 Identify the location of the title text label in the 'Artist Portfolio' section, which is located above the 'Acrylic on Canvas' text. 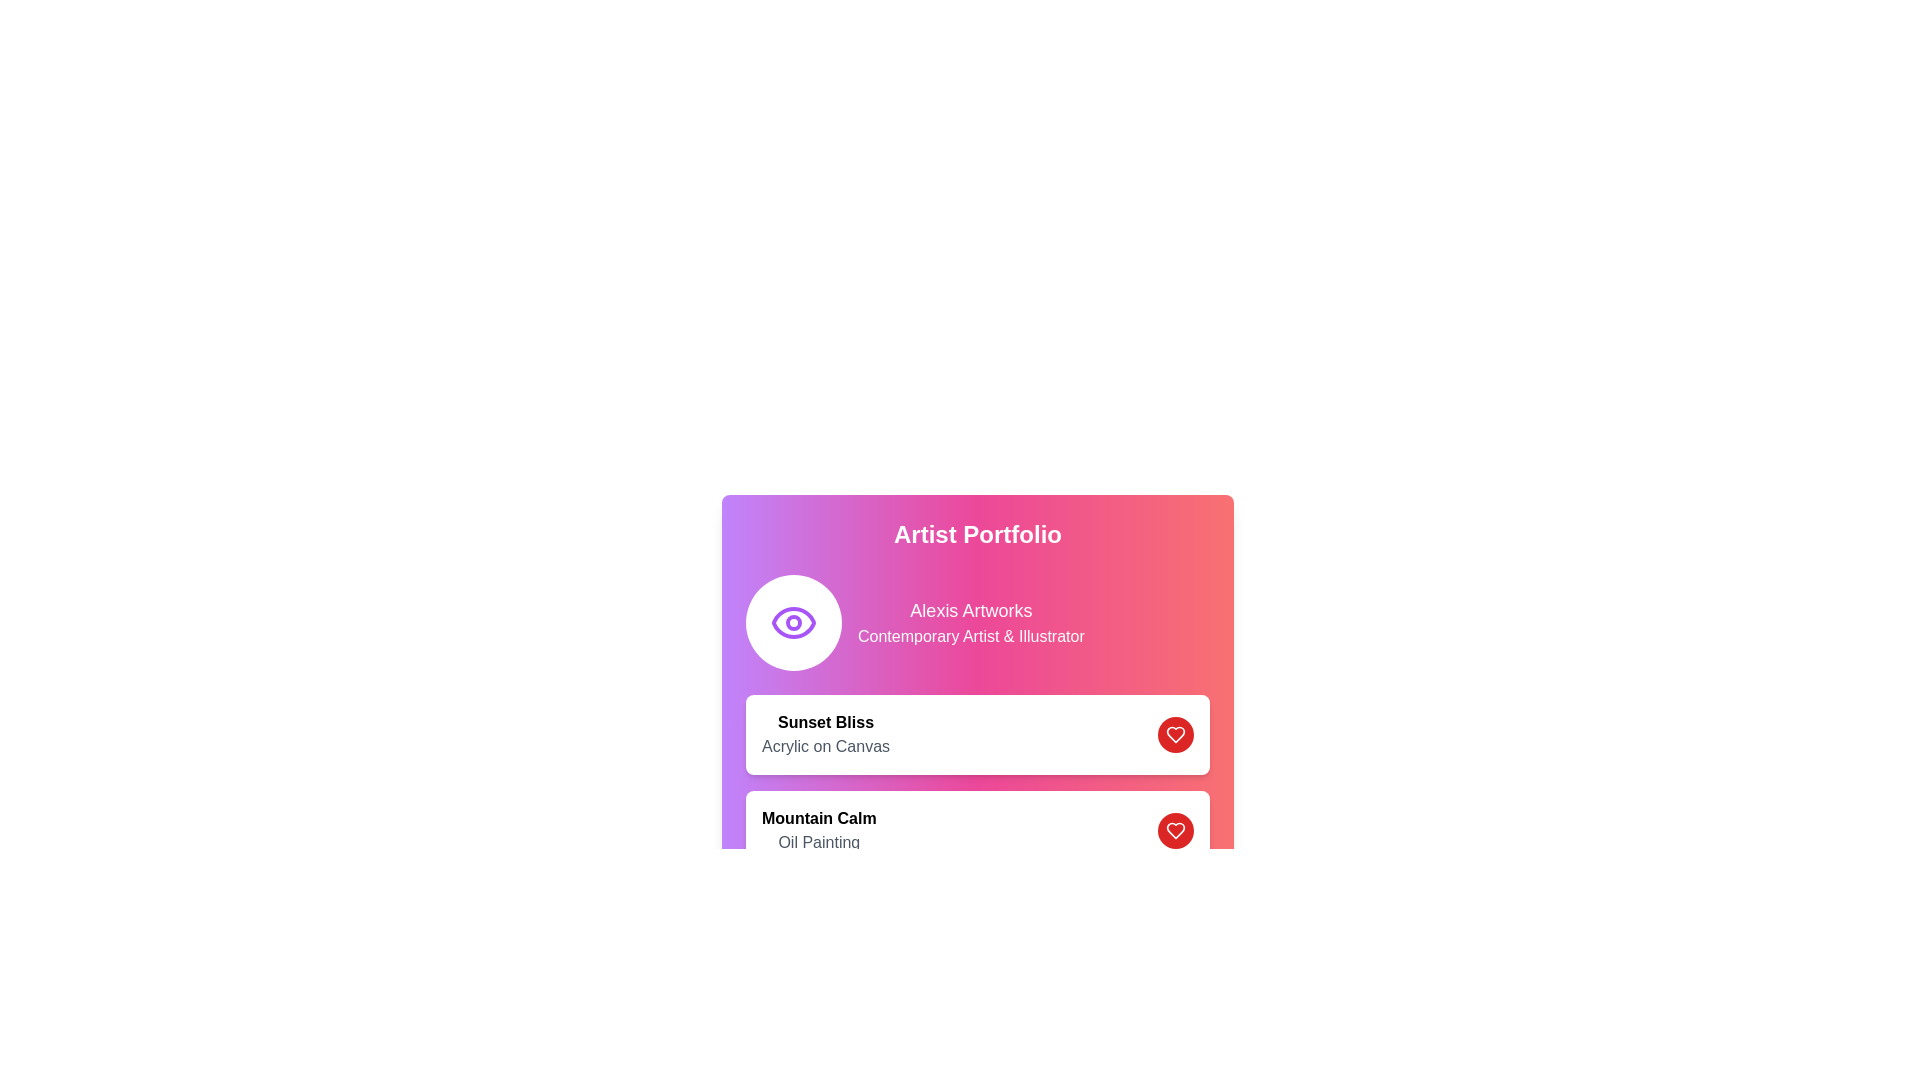
(825, 722).